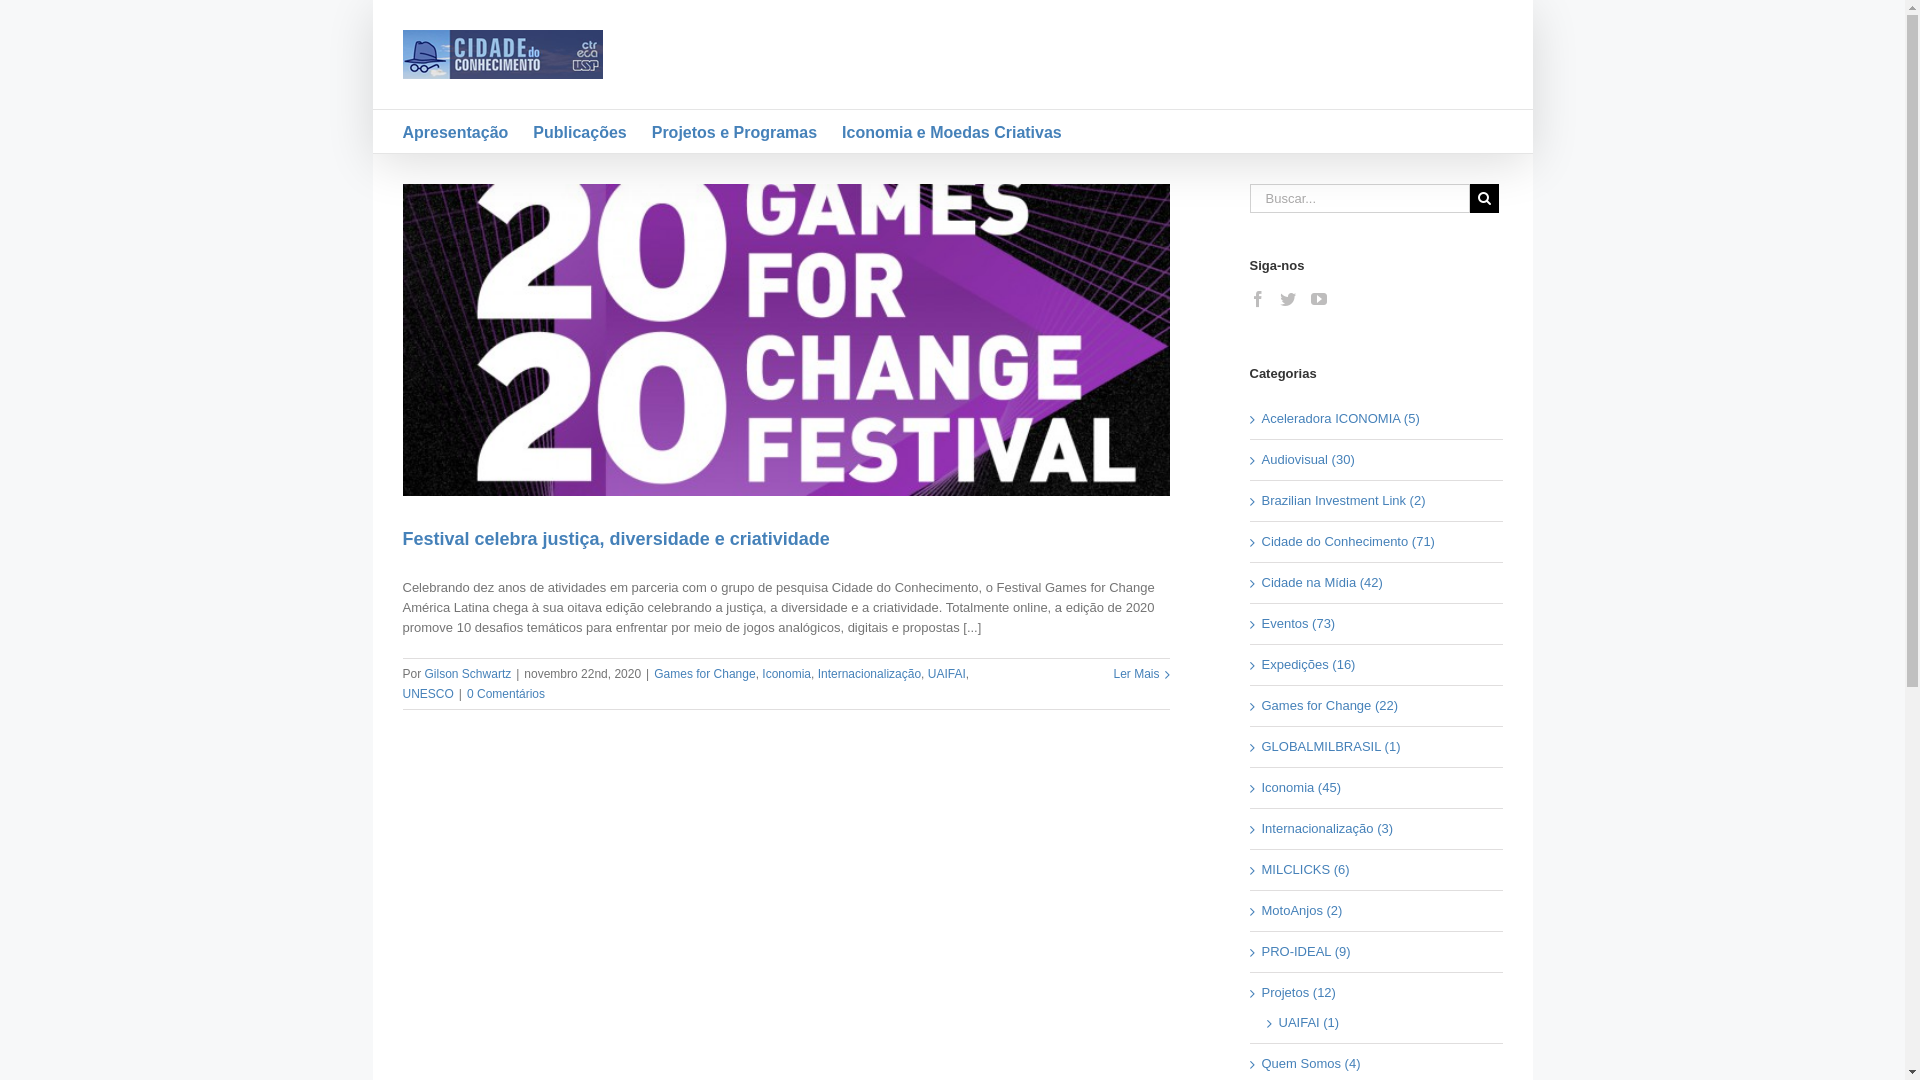 This screenshot has height=1080, width=1920. I want to click on 'UAIFAI', so click(945, 674).